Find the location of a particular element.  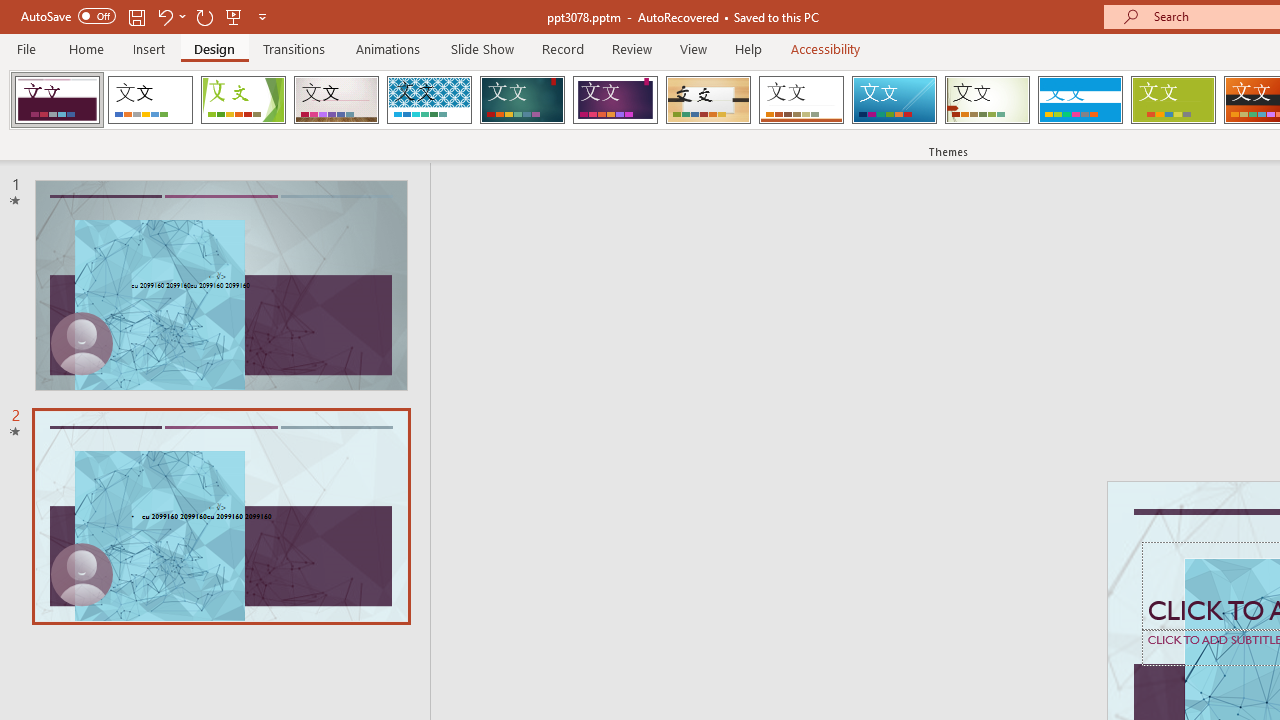

'Ion Boardroom' is located at coordinates (614, 100).